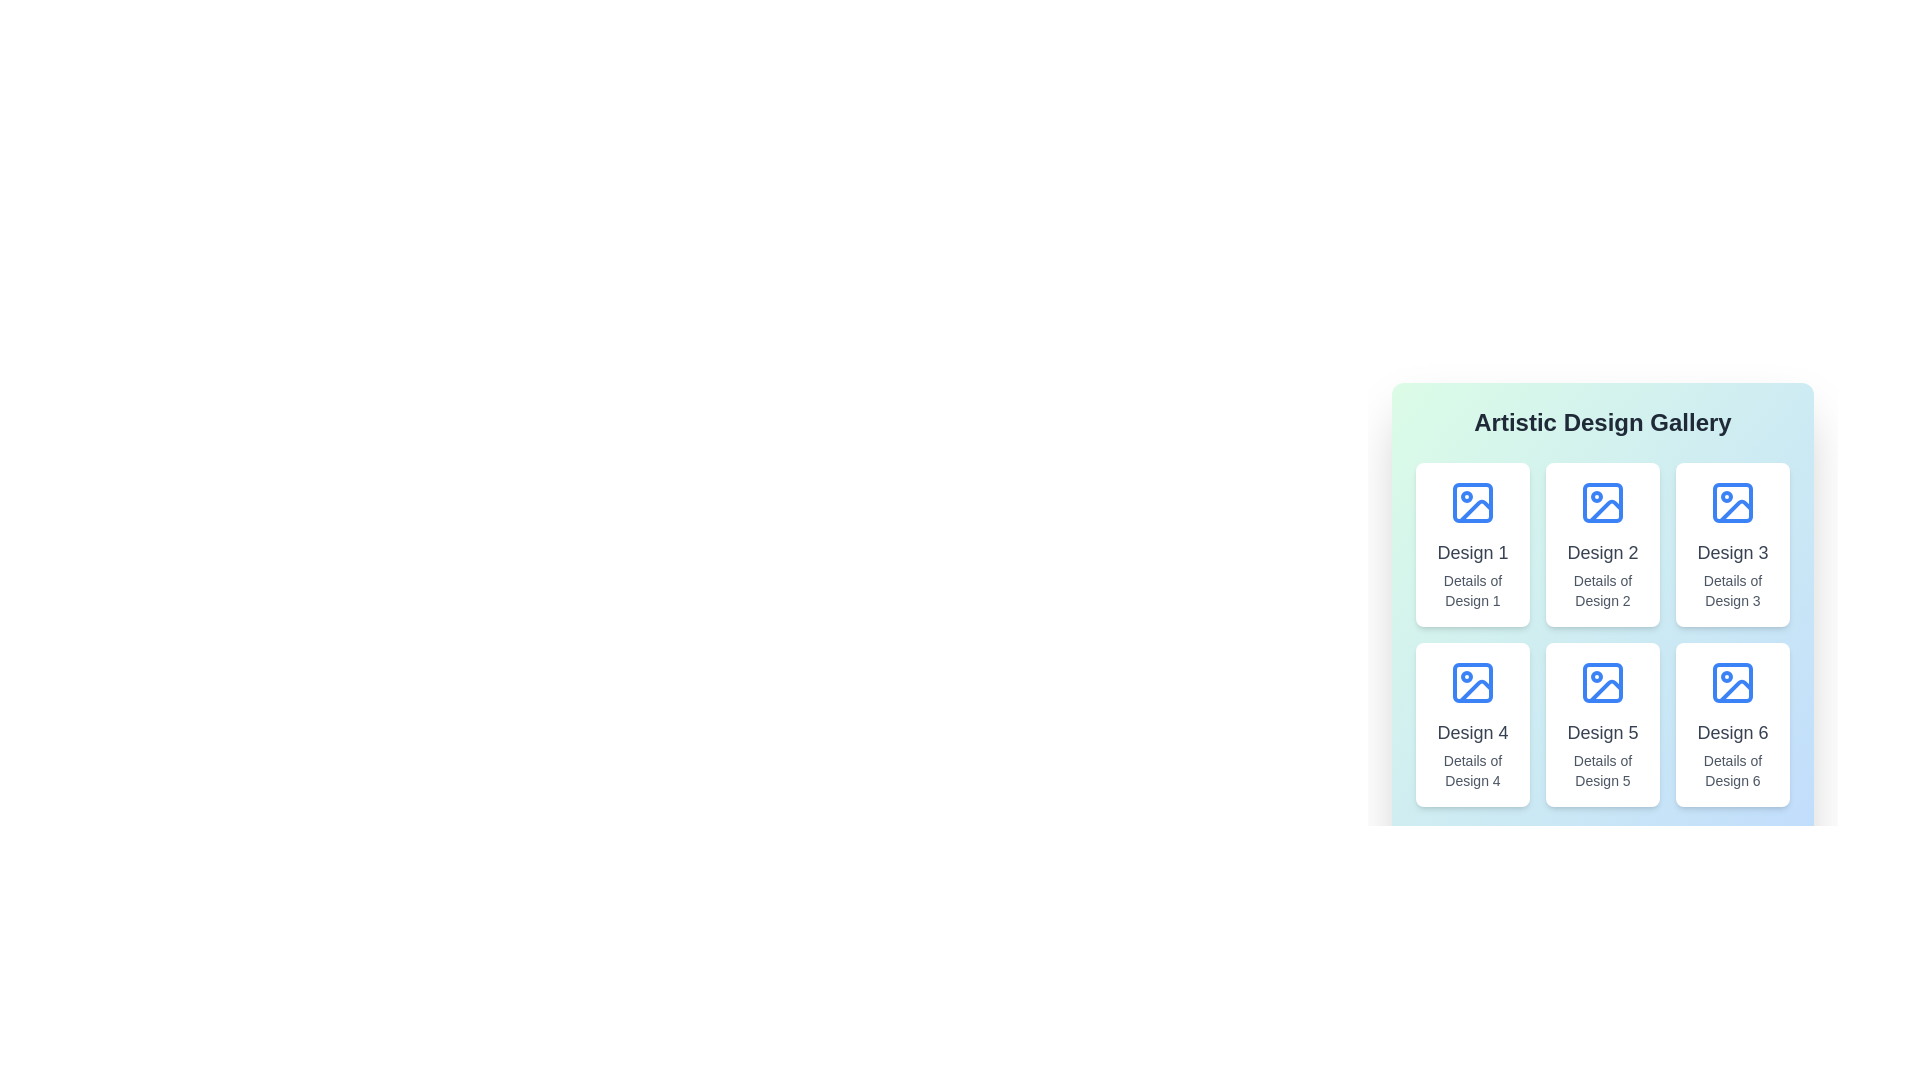  What do you see at coordinates (1603, 770) in the screenshot?
I see `the Static text label located at the bottom of the 'Design 5' card, which provides descriptive details about 'Design 5'` at bounding box center [1603, 770].